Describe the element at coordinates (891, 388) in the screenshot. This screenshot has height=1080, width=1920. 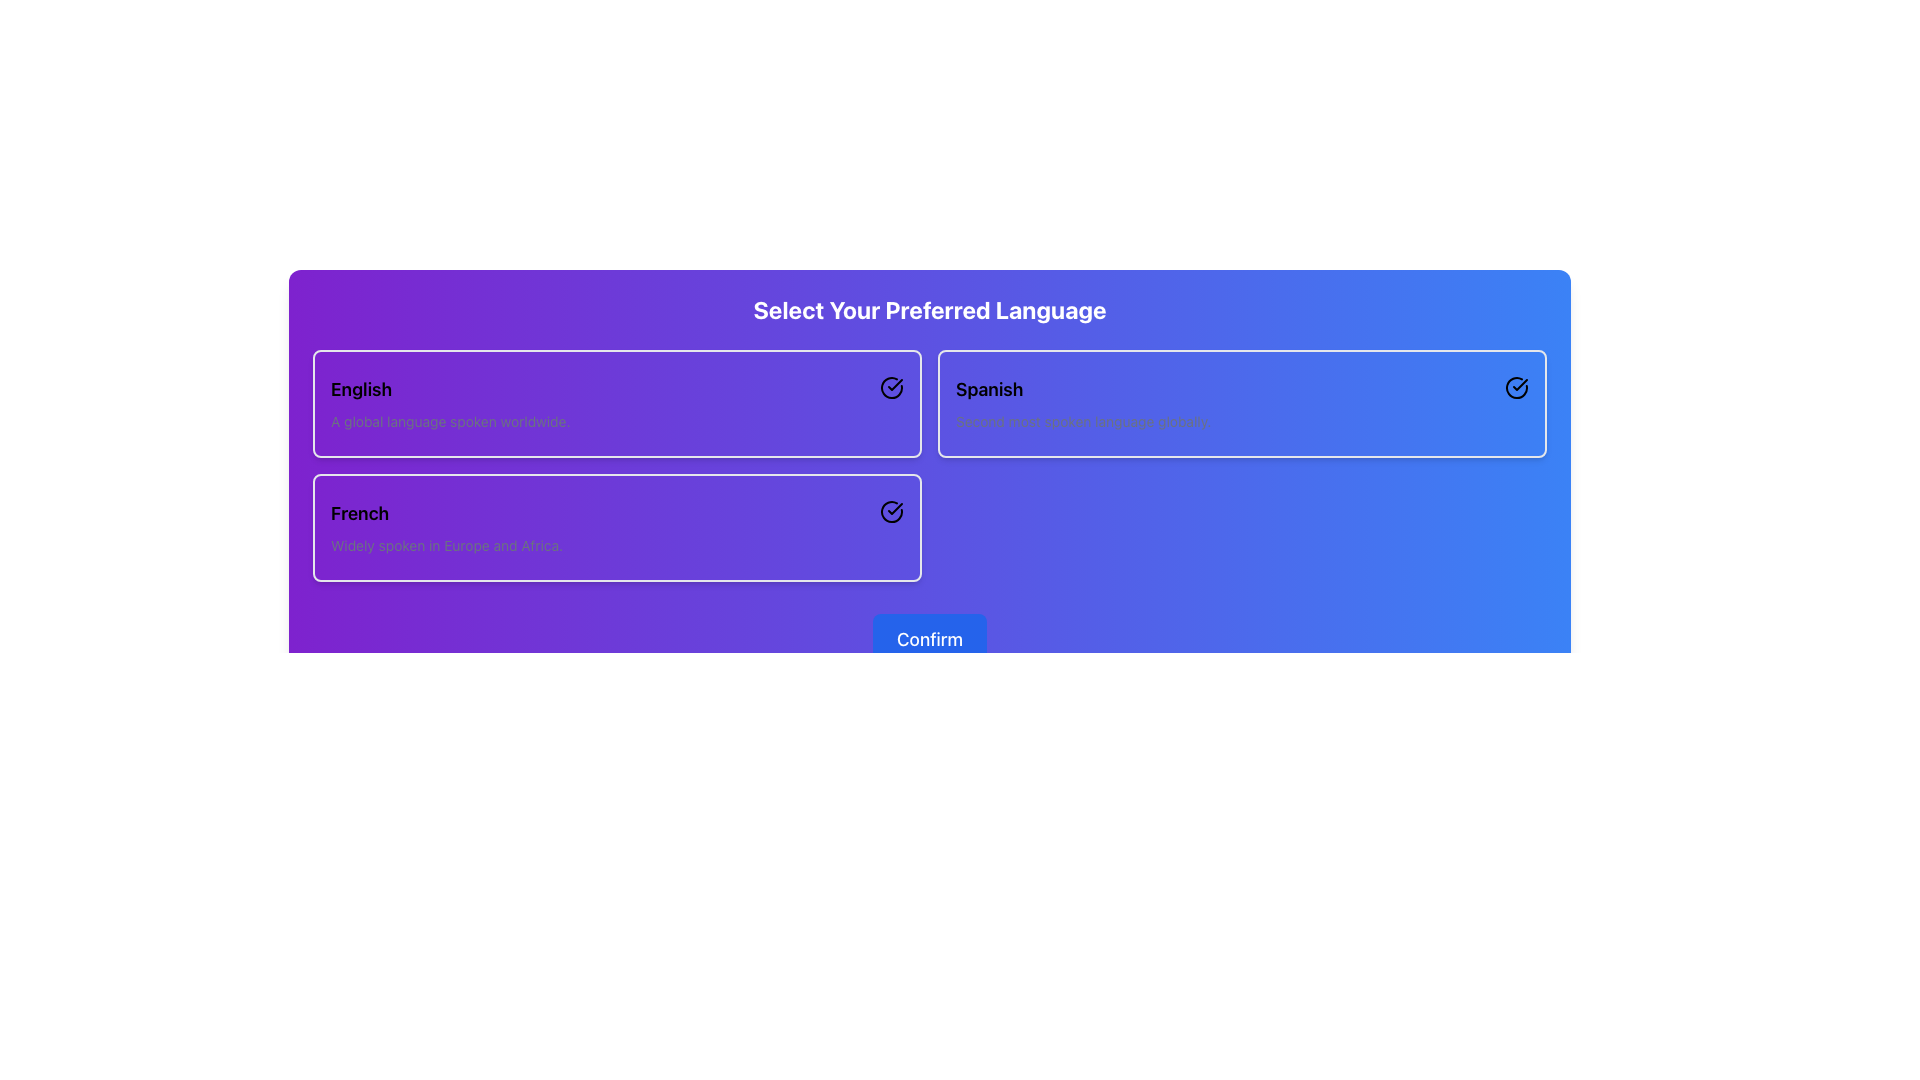
I see `the icon that represents the selection status of the 'English' language option in the language selection interface, located in the top-left card of the language selection section` at that location.